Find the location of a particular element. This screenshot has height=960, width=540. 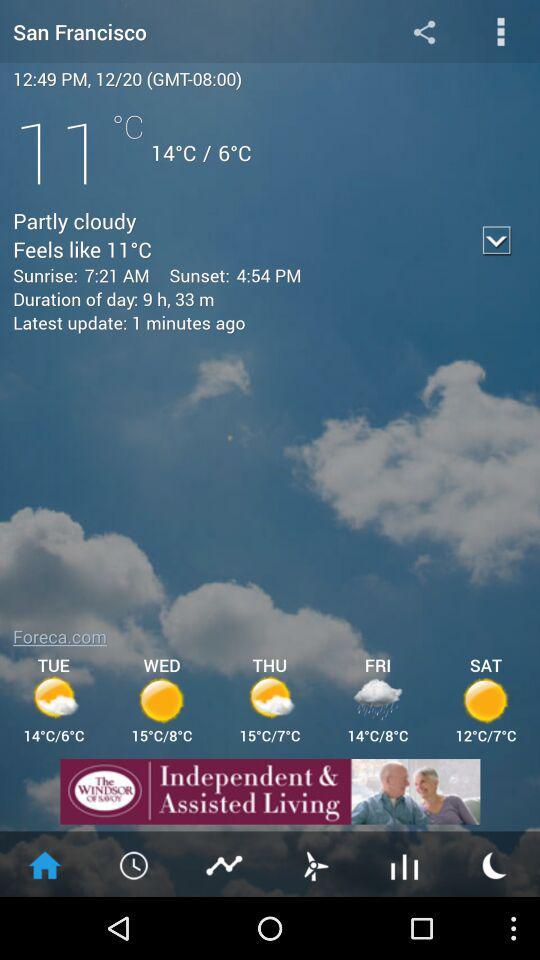

wind speed is located at coordinates (314, 863).